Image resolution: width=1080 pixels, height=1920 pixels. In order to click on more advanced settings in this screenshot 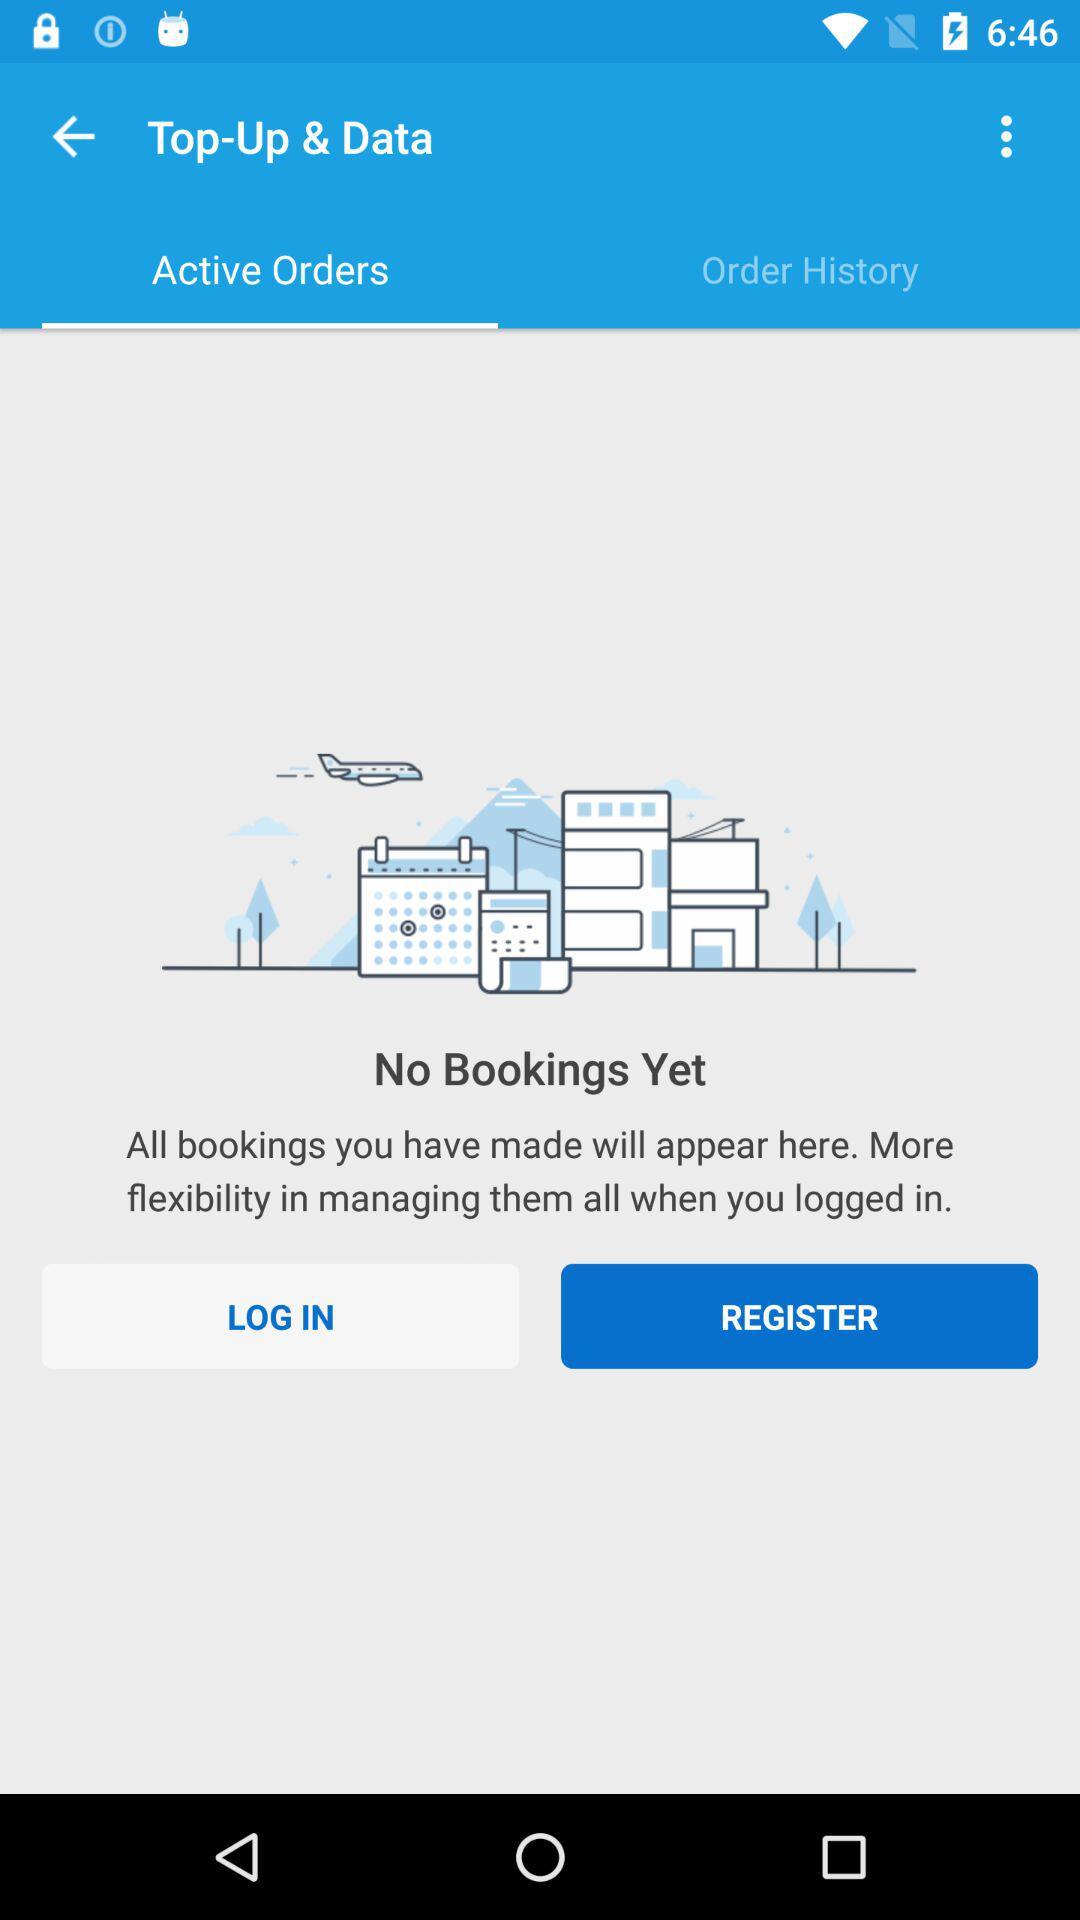, I will do `click(1006, 135)`.